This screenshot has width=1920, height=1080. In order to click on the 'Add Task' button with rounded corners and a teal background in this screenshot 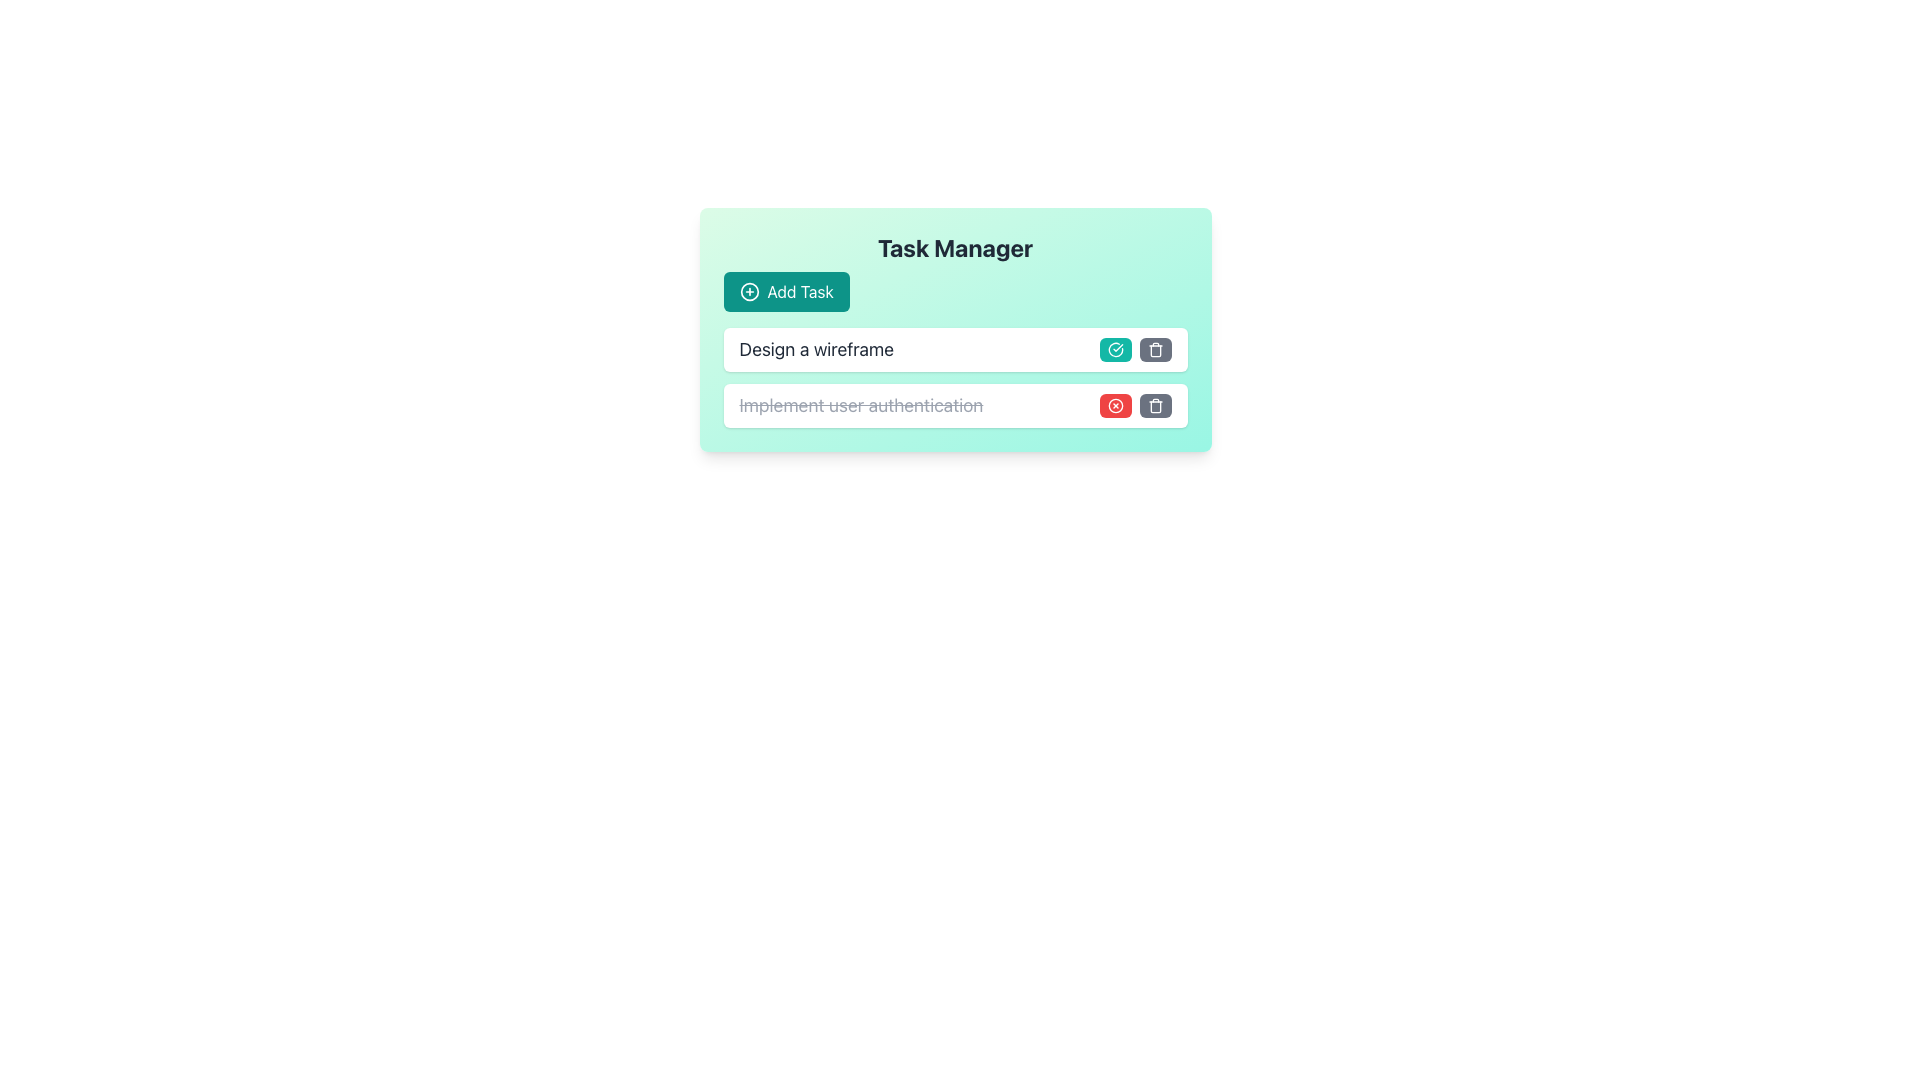, I will do `click(785, 292)`.